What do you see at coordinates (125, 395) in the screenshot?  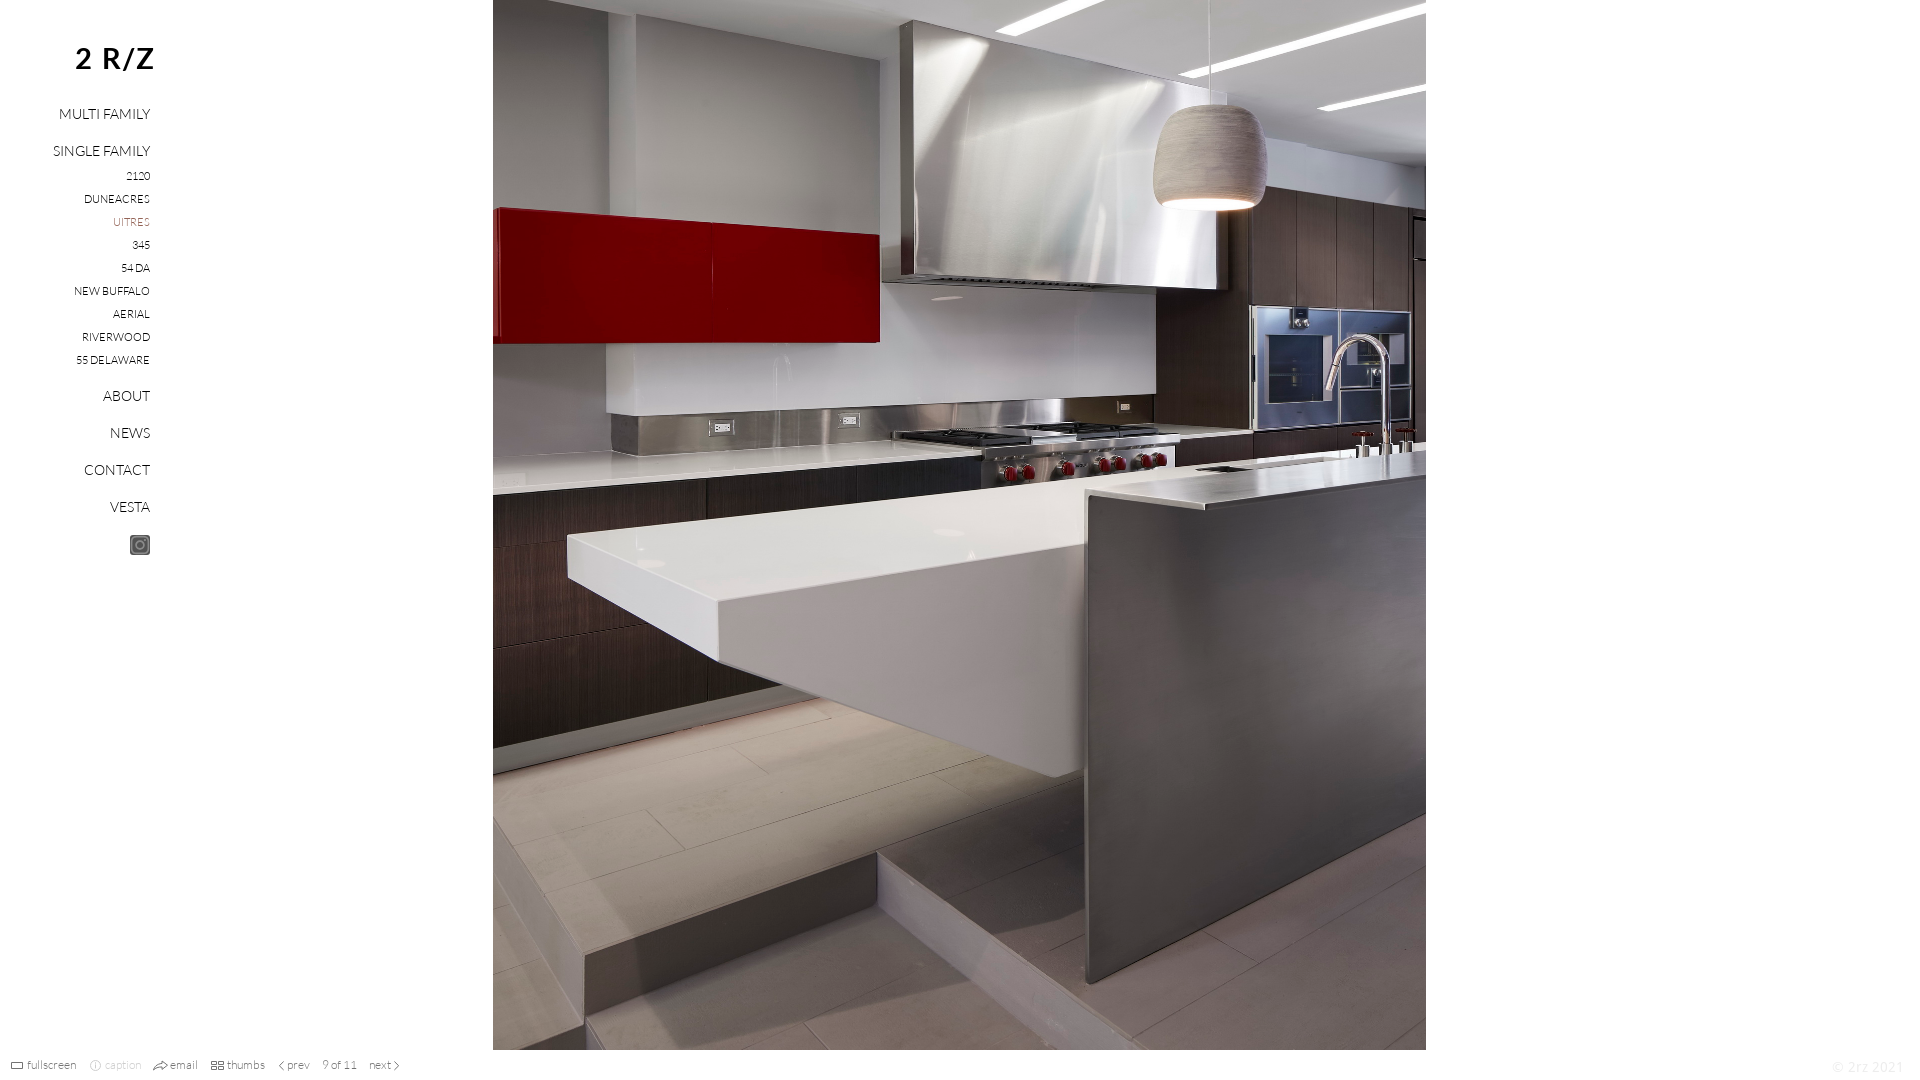 I see `'ABOUT'` at bounding box center [125, 395].